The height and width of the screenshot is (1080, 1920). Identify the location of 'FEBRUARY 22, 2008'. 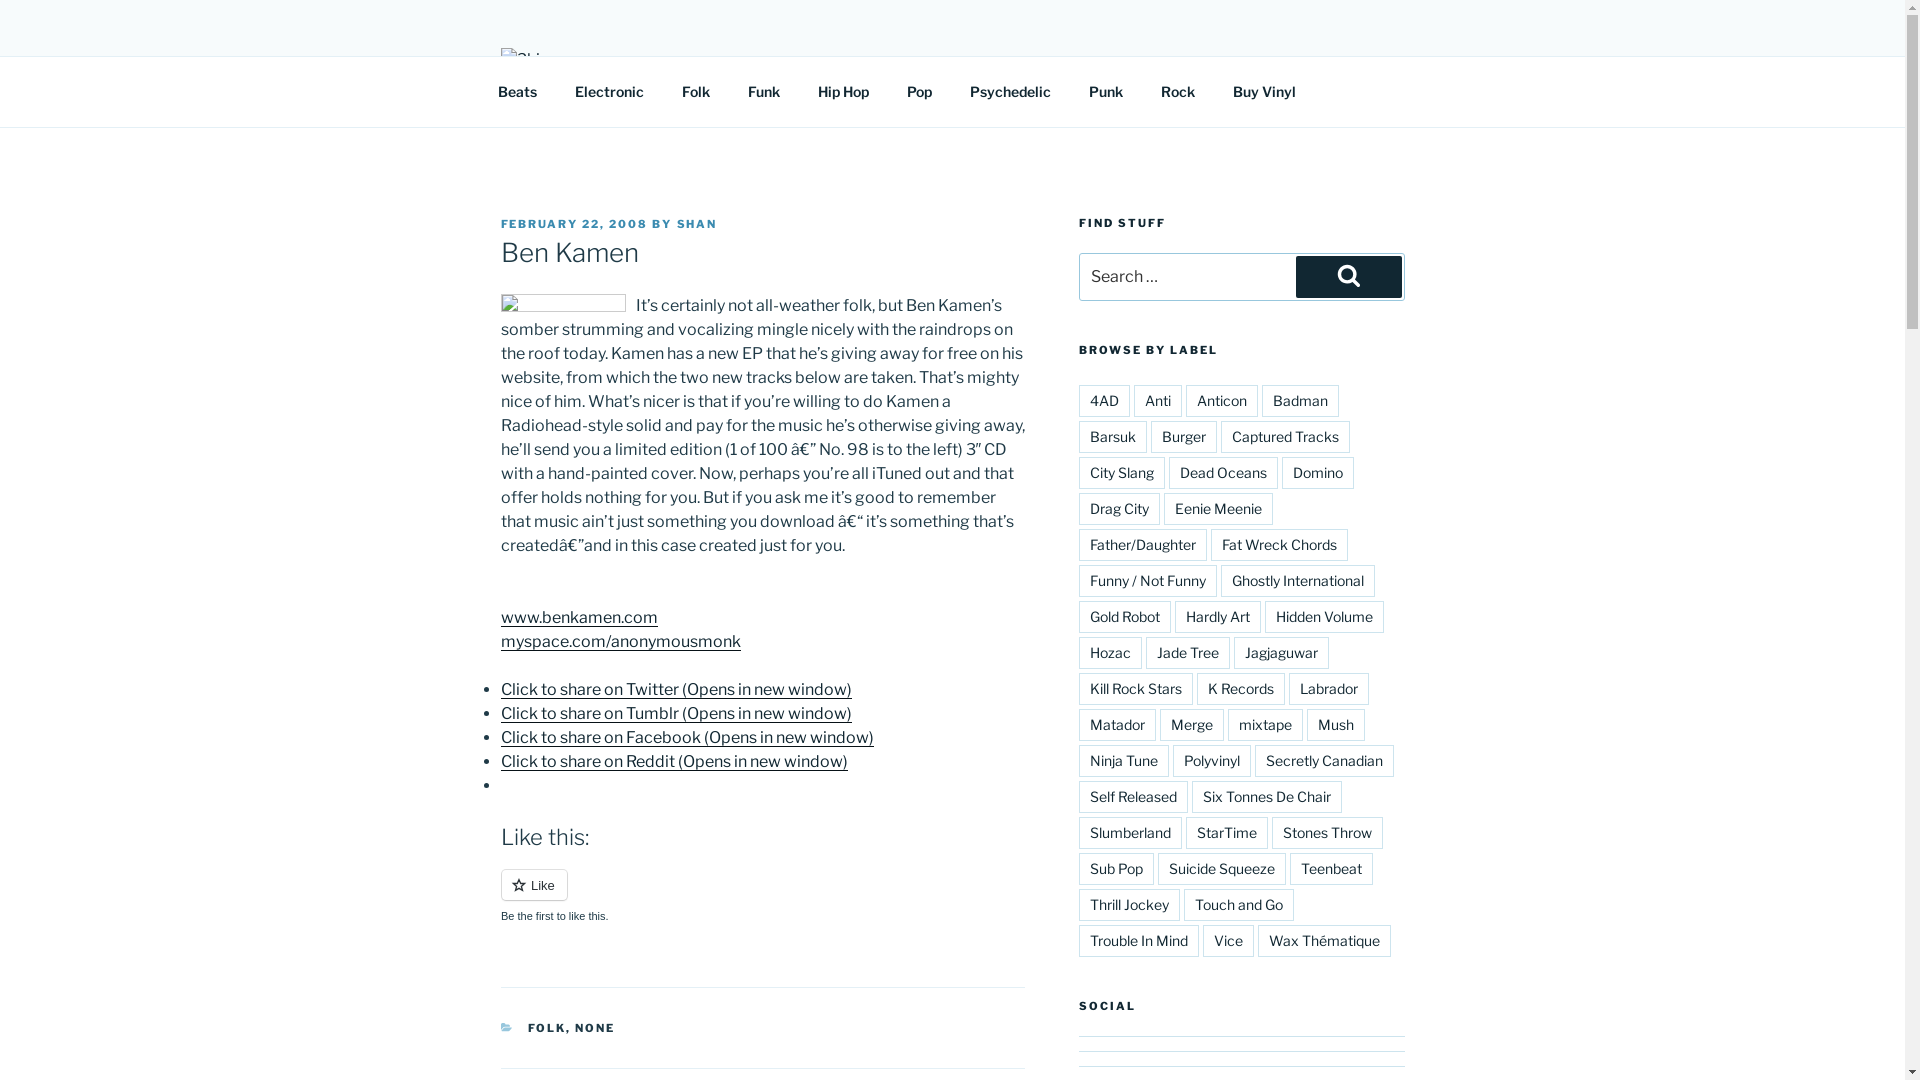
(573, 223).